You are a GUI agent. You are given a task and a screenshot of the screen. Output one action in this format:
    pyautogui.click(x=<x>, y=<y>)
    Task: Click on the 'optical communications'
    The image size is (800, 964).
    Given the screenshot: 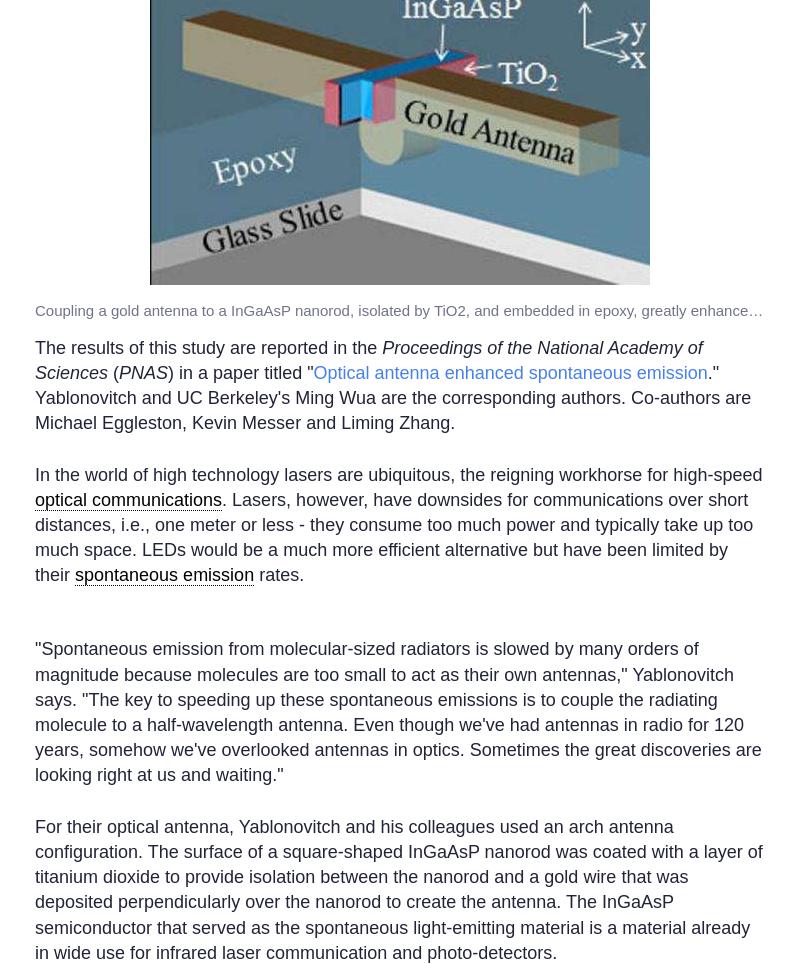 What is the action you would take?
    pyautogui.click(x=33, y=497)
    